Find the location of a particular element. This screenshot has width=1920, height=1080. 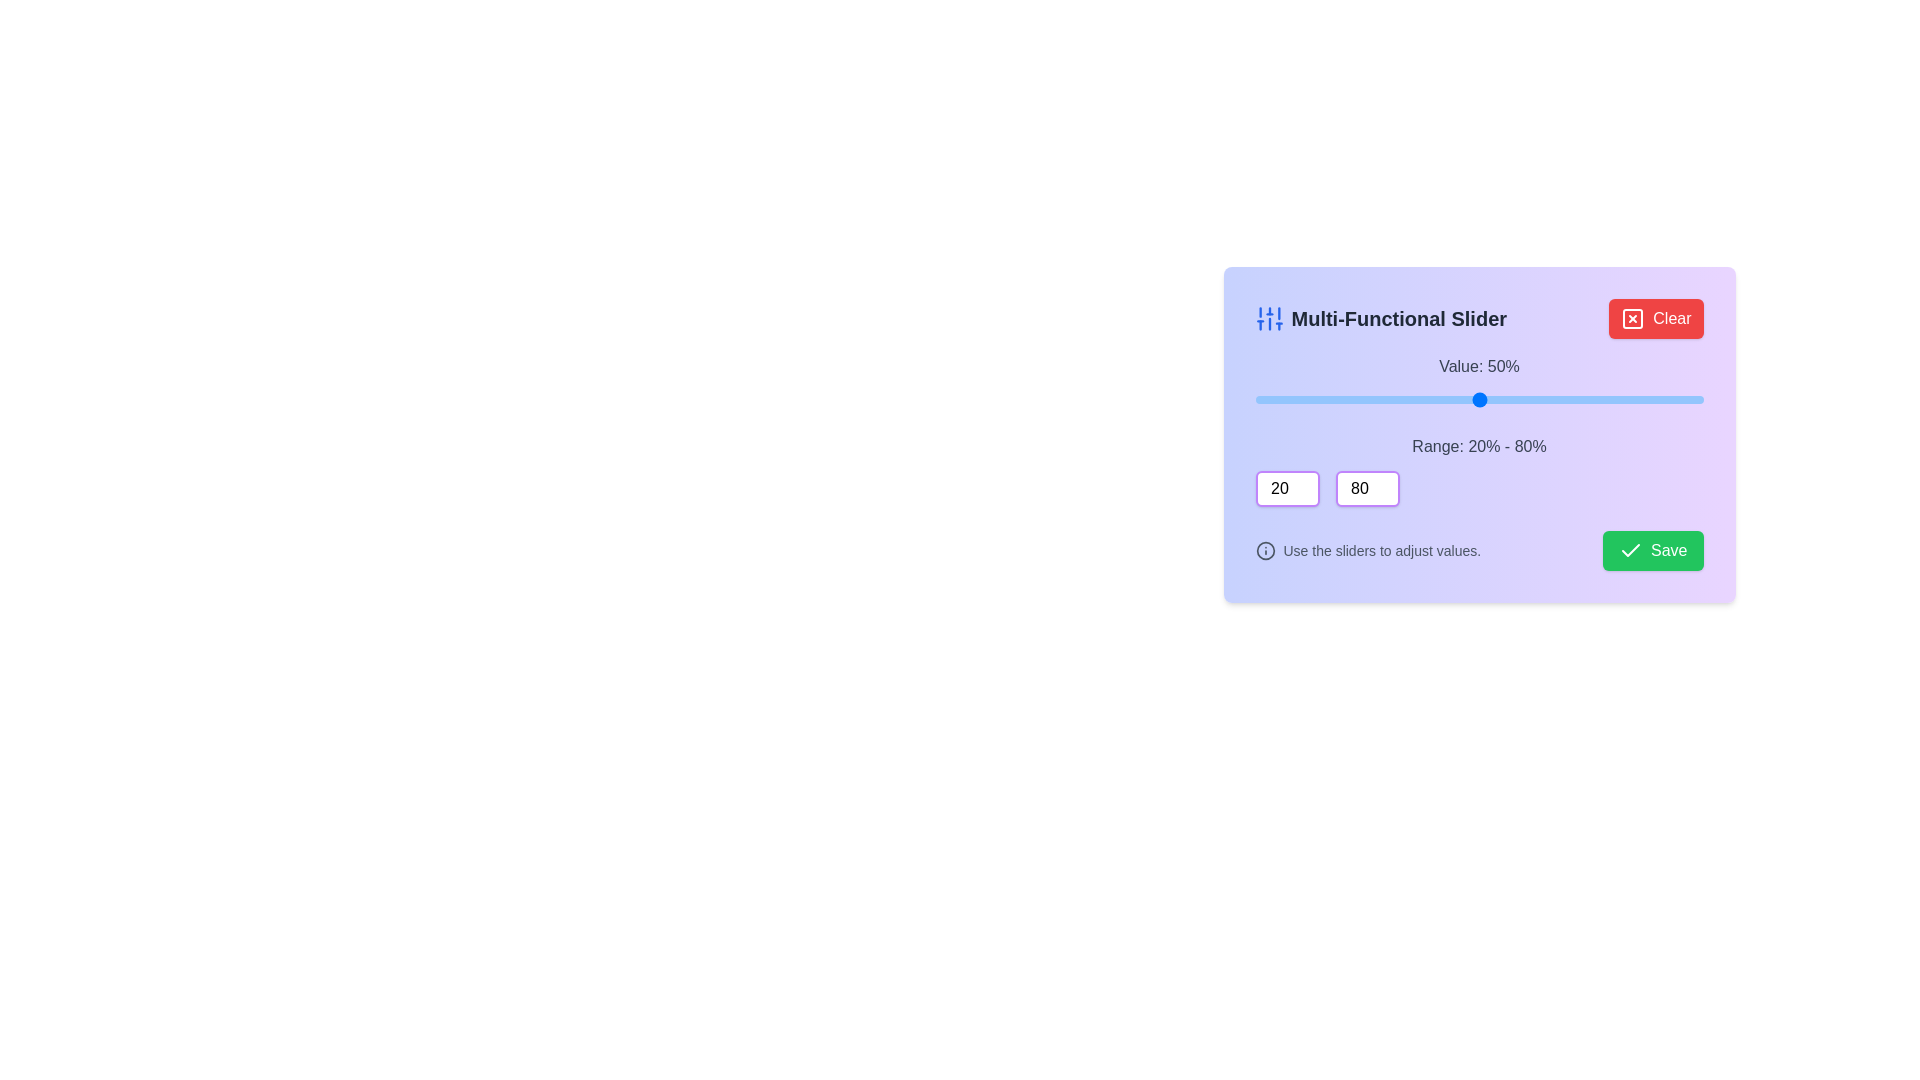

the slider value is located at coordinates (1292, 400).